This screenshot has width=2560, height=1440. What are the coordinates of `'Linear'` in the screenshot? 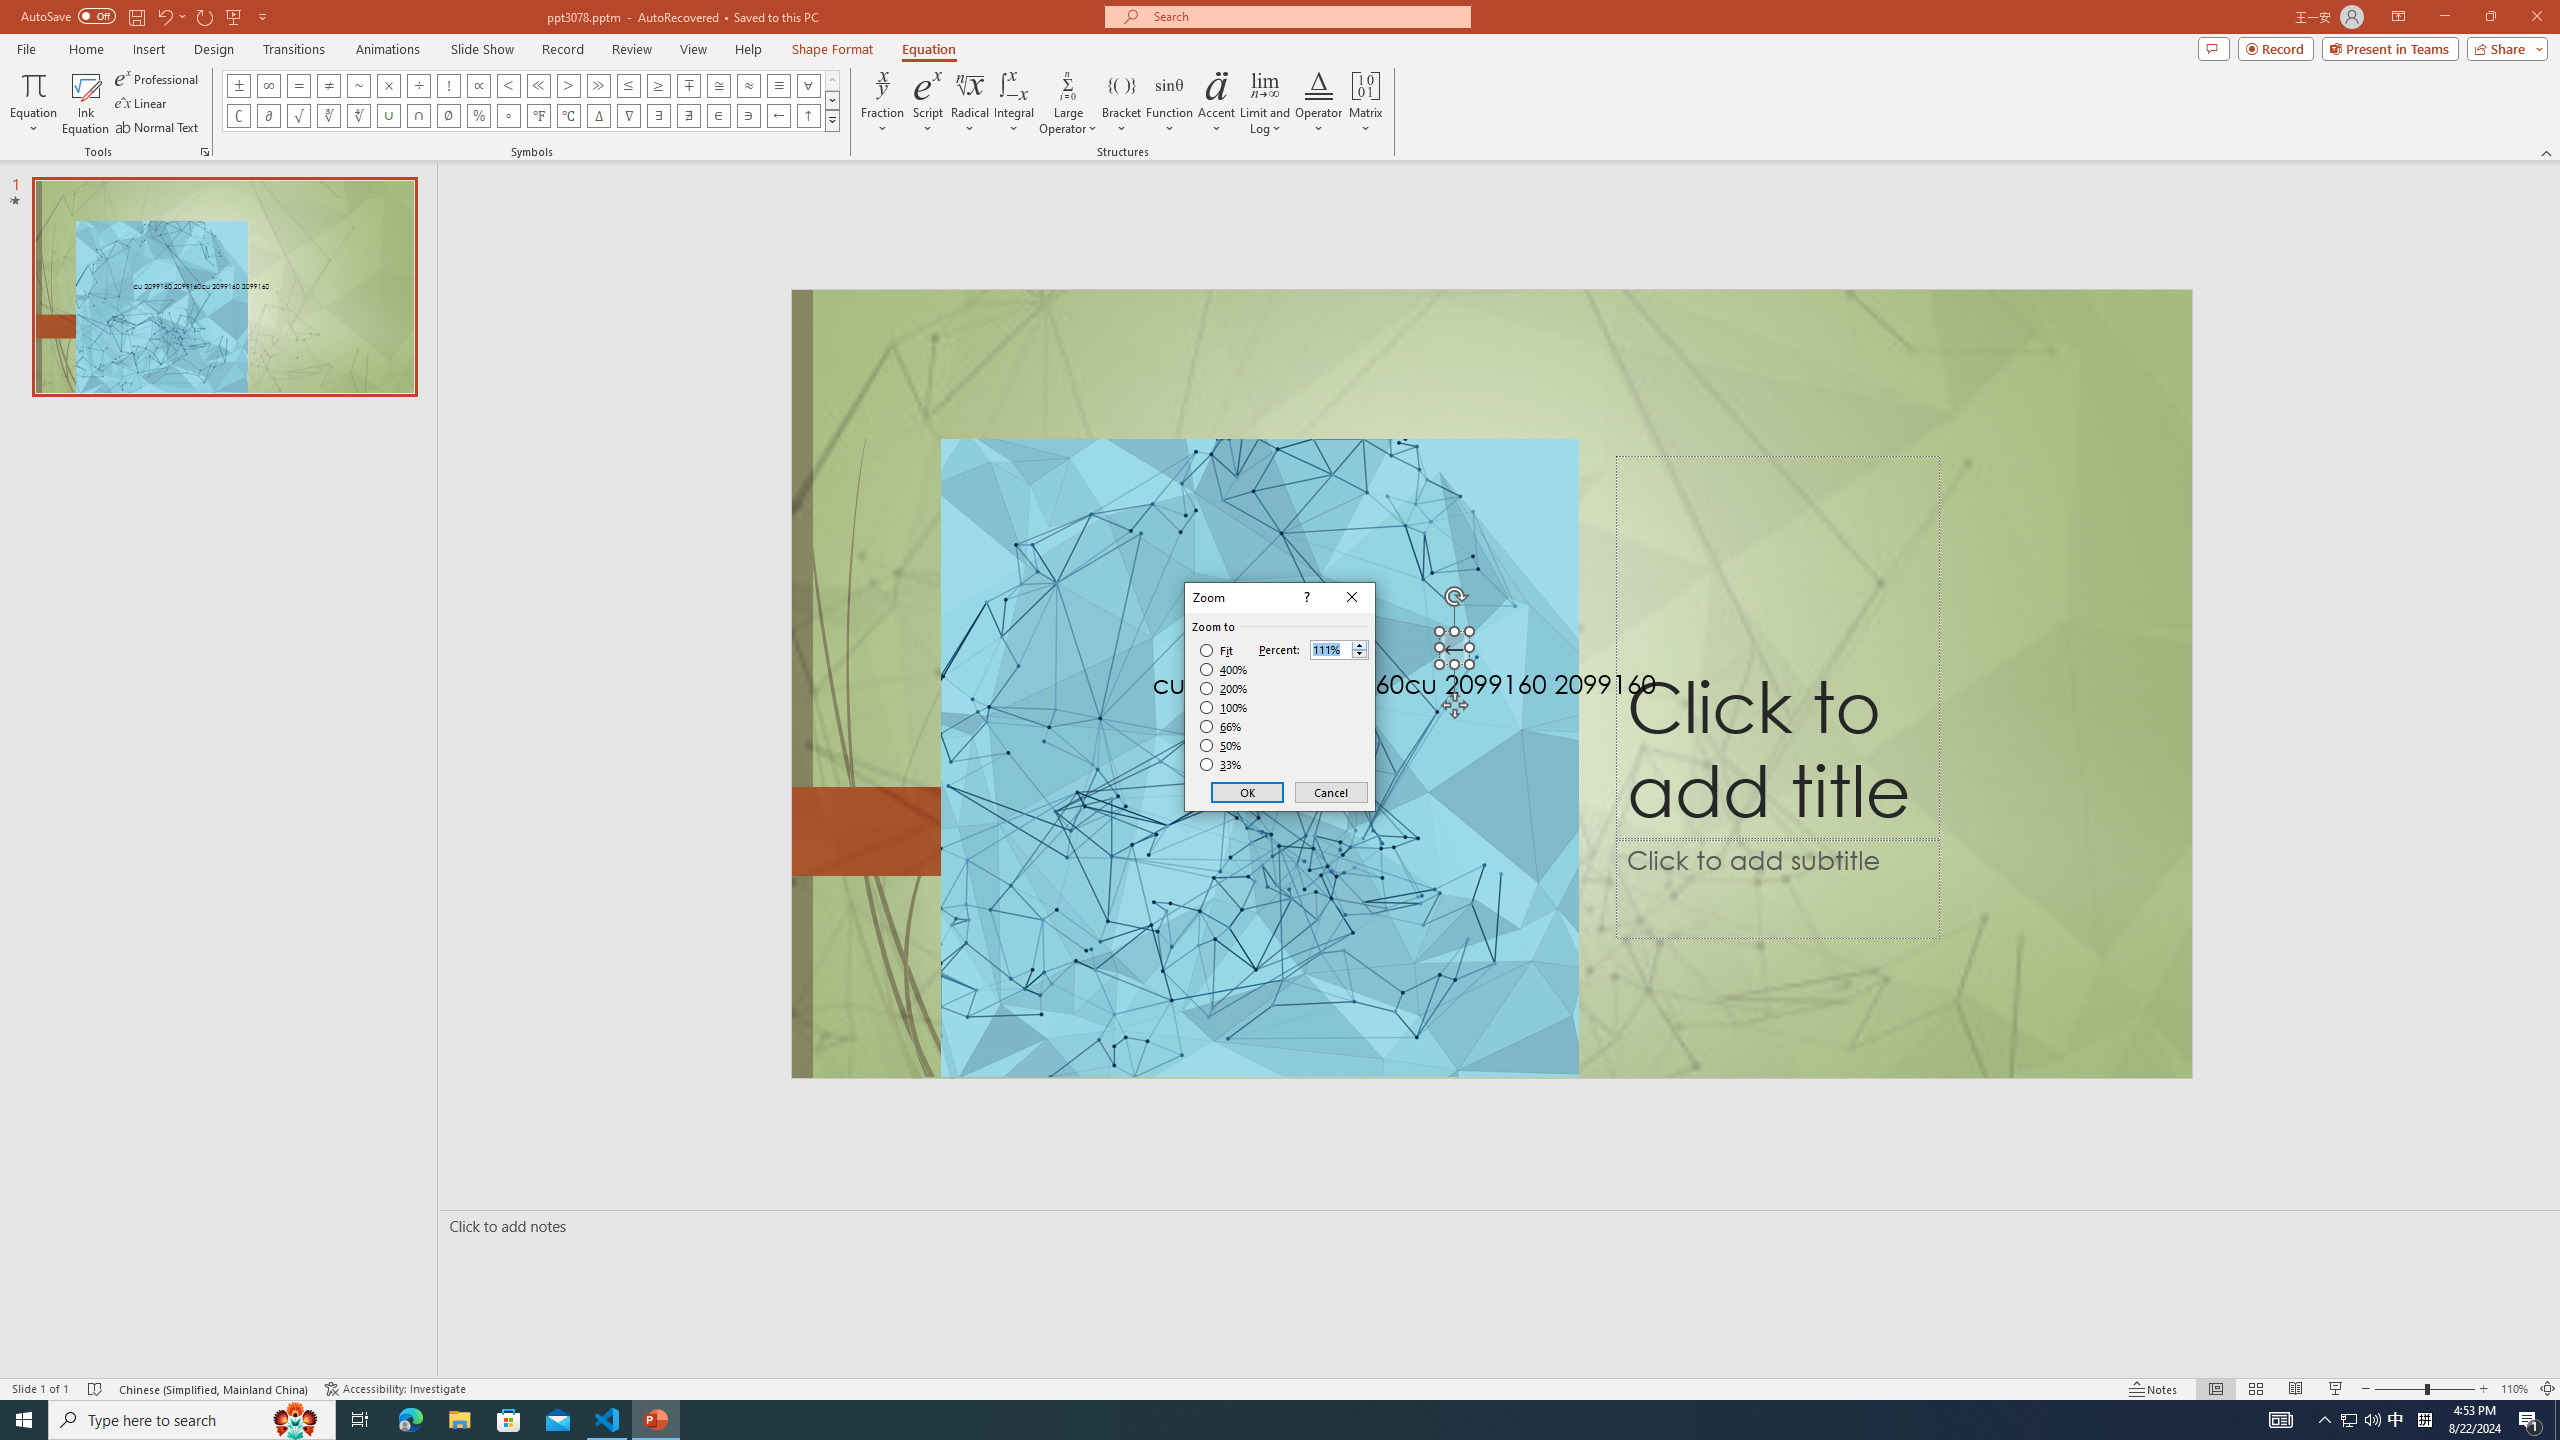 It's located at (142, 103).